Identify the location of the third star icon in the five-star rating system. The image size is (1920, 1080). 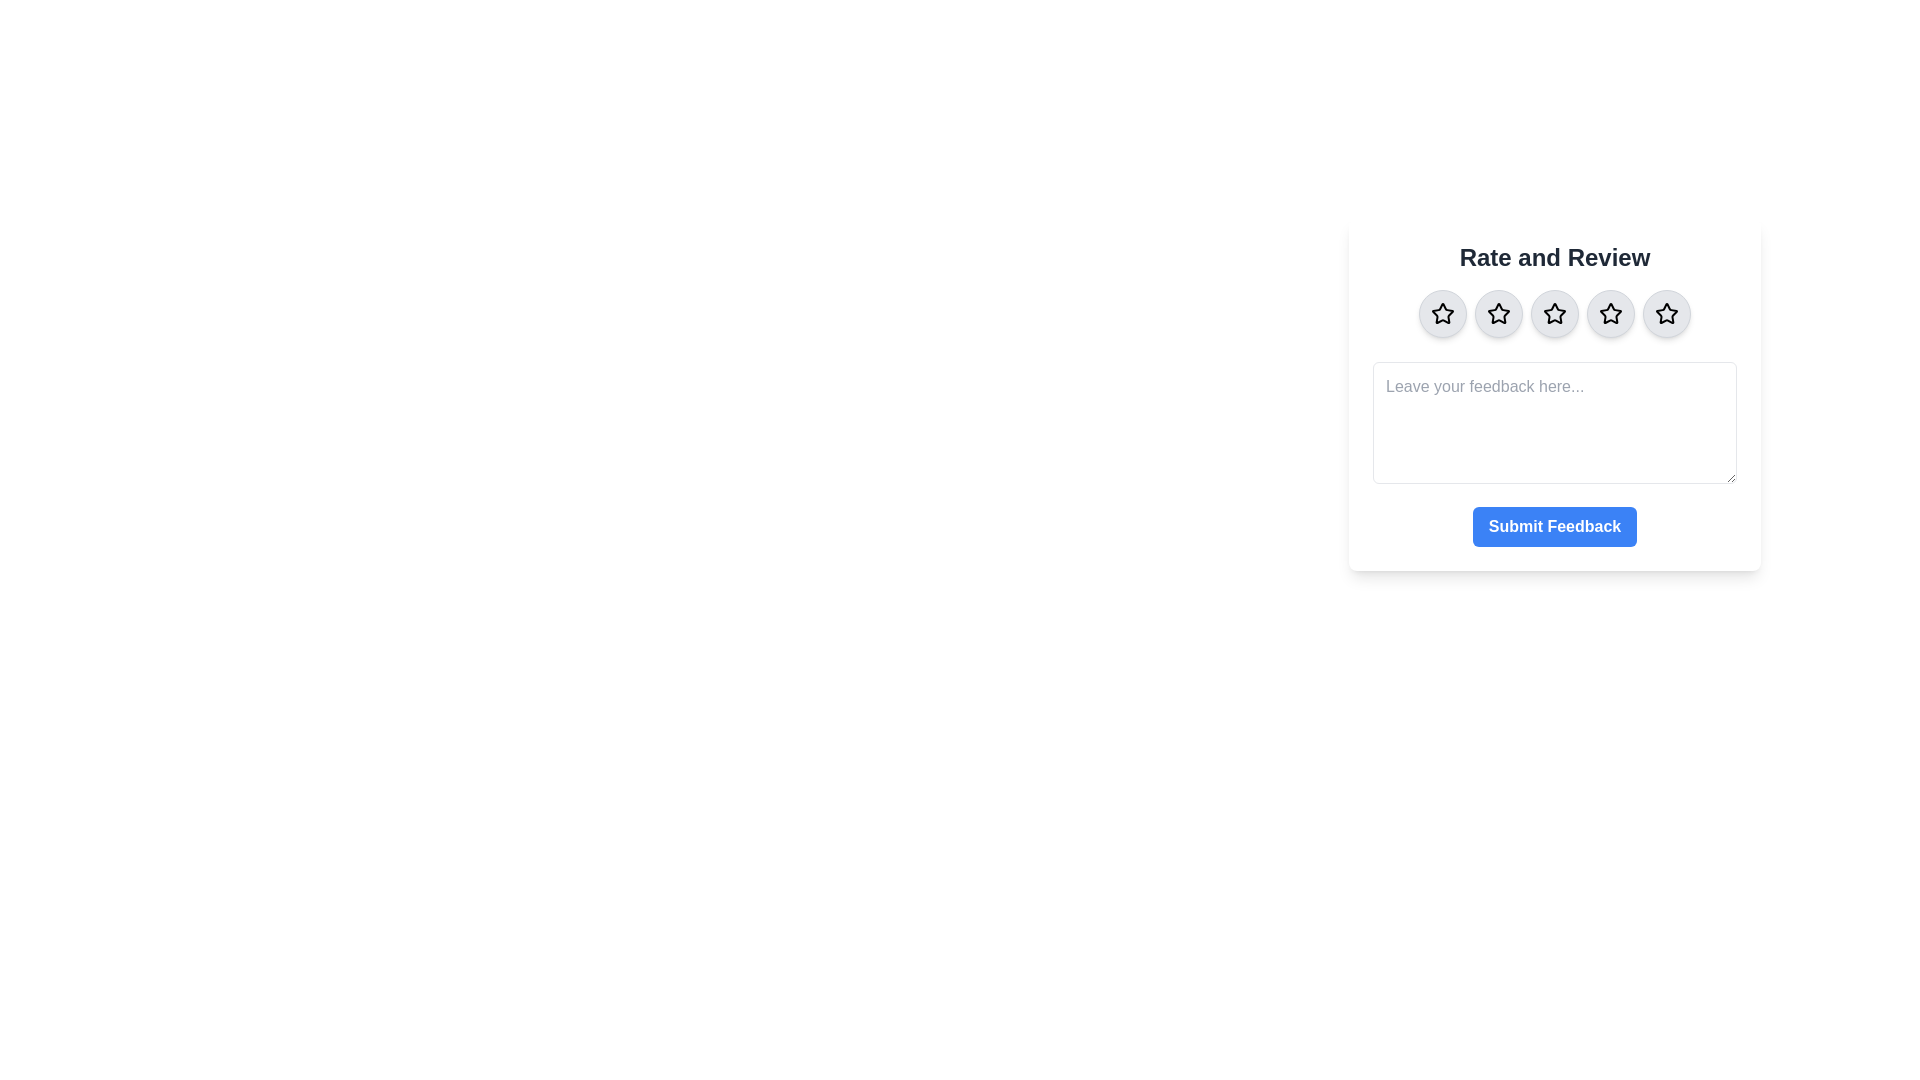
(1554, 313).